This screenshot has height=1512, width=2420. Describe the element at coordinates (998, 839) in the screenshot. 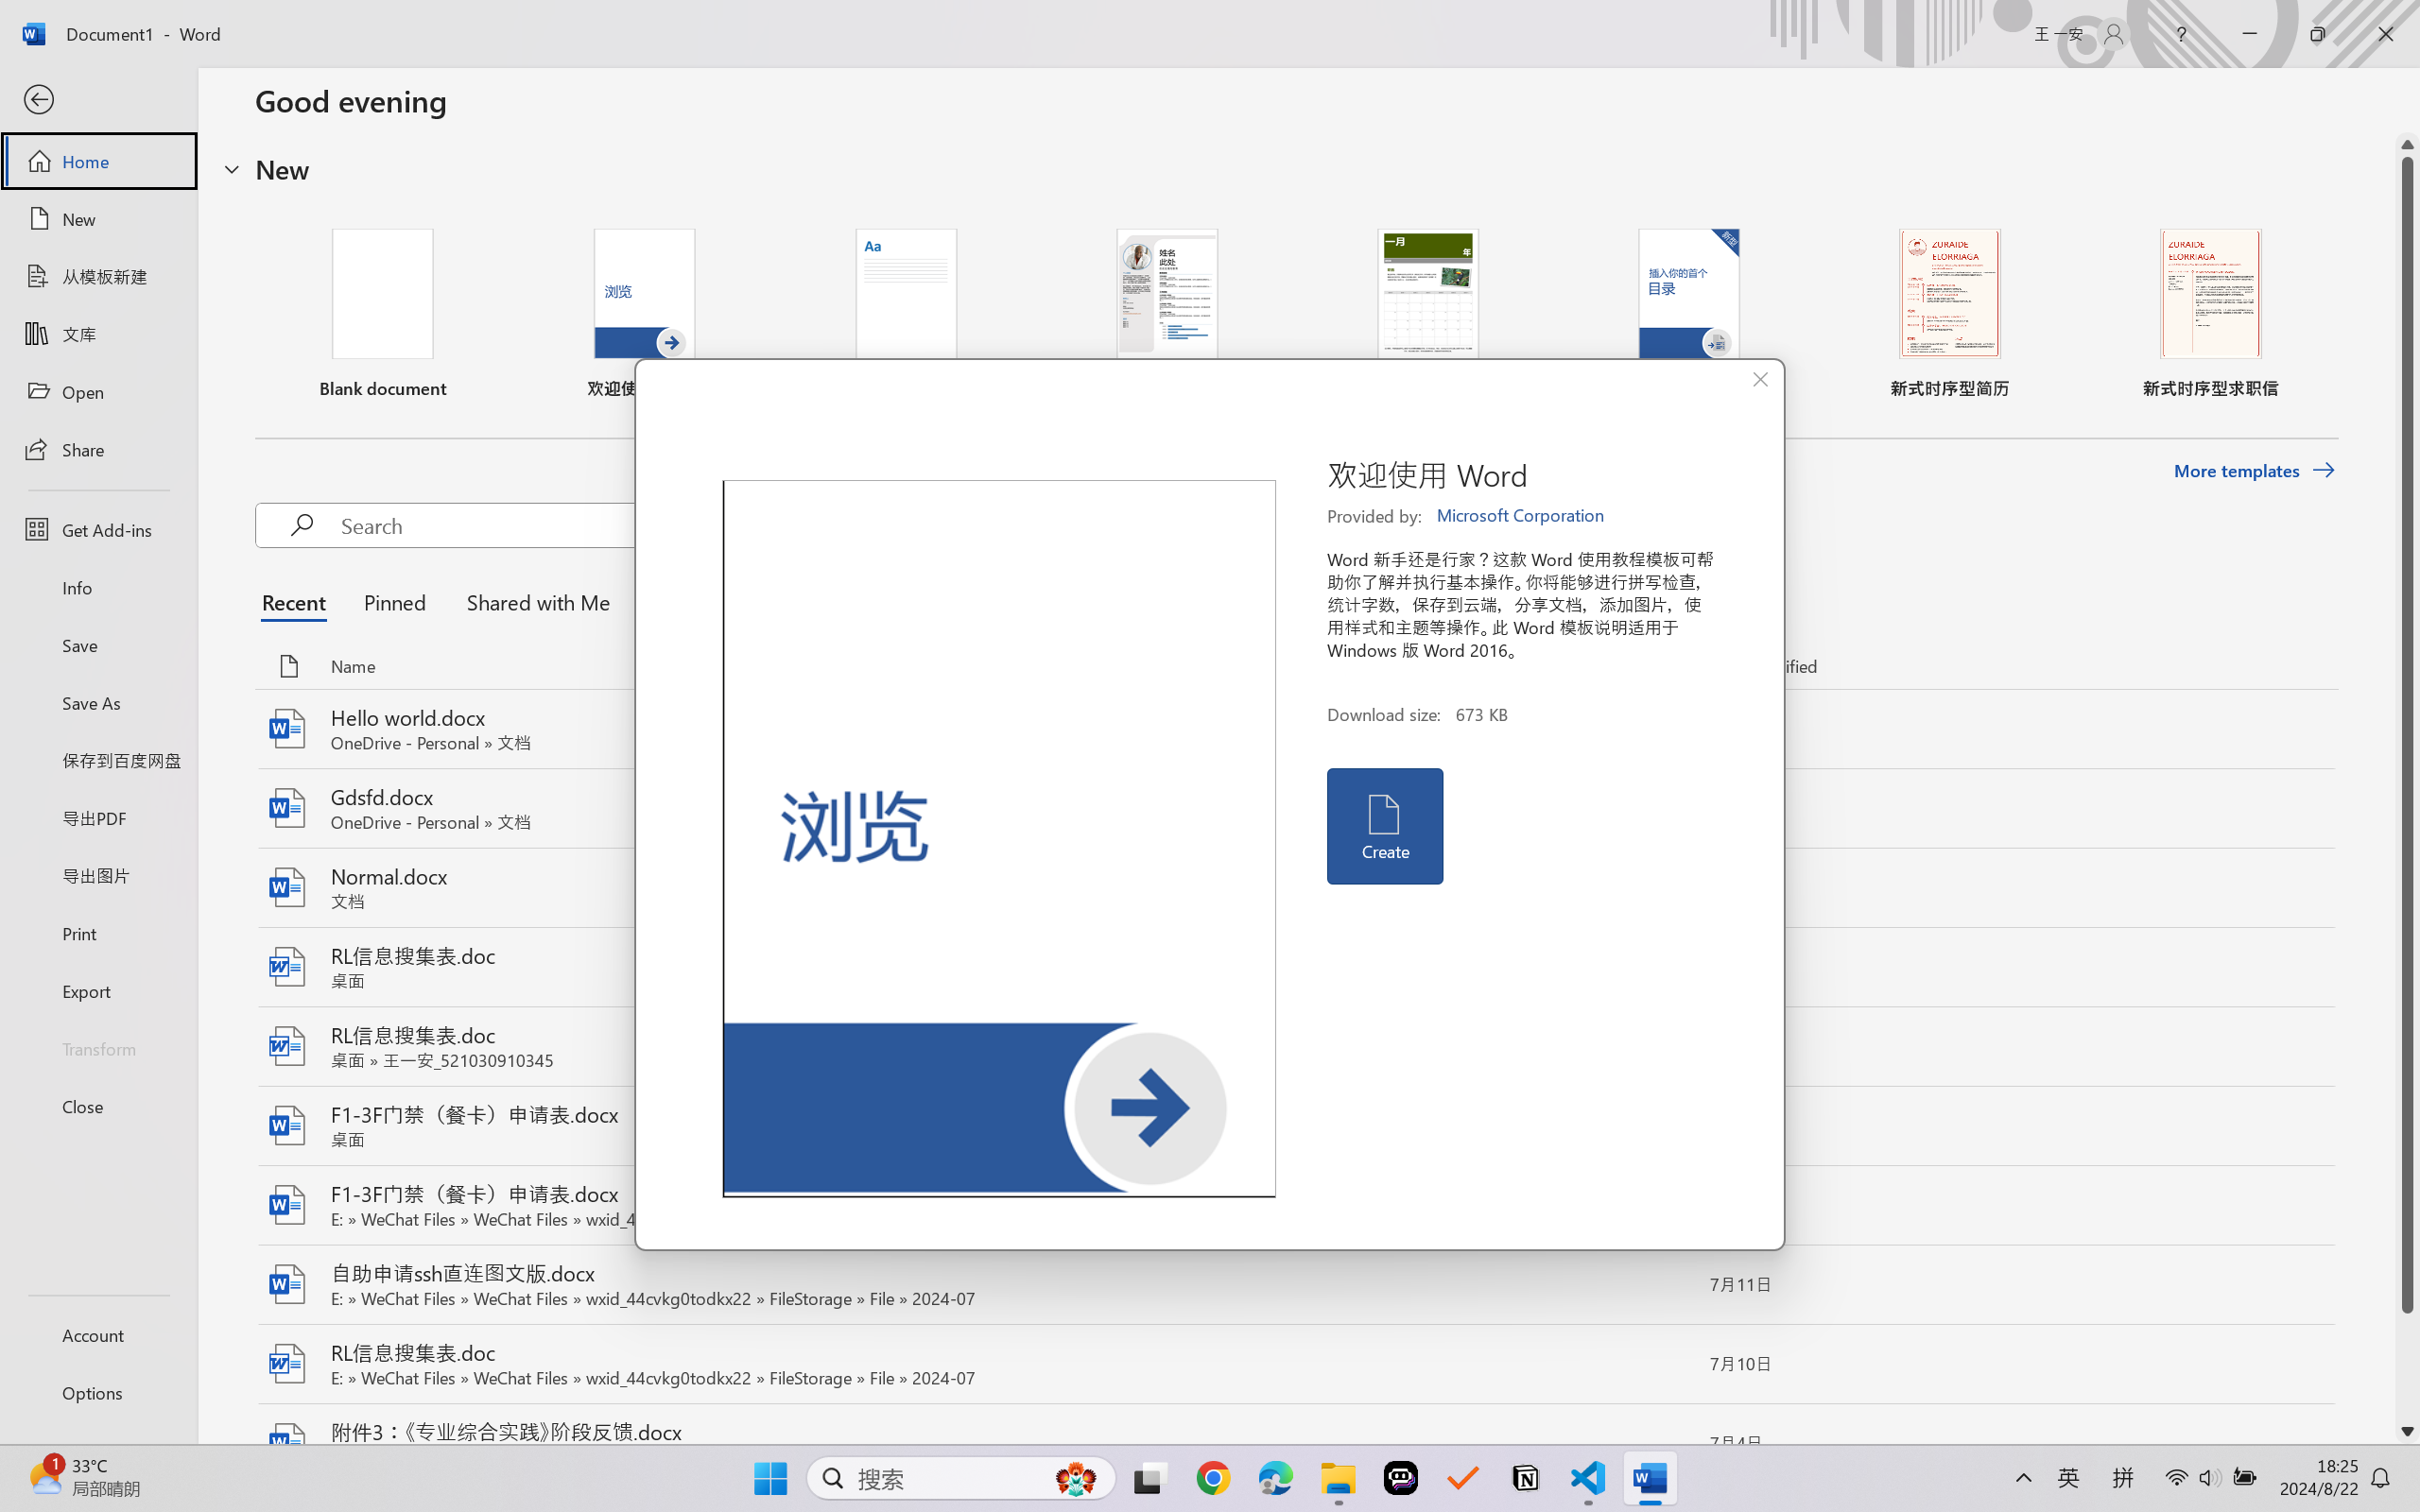

I see `'Preview'` at that location.